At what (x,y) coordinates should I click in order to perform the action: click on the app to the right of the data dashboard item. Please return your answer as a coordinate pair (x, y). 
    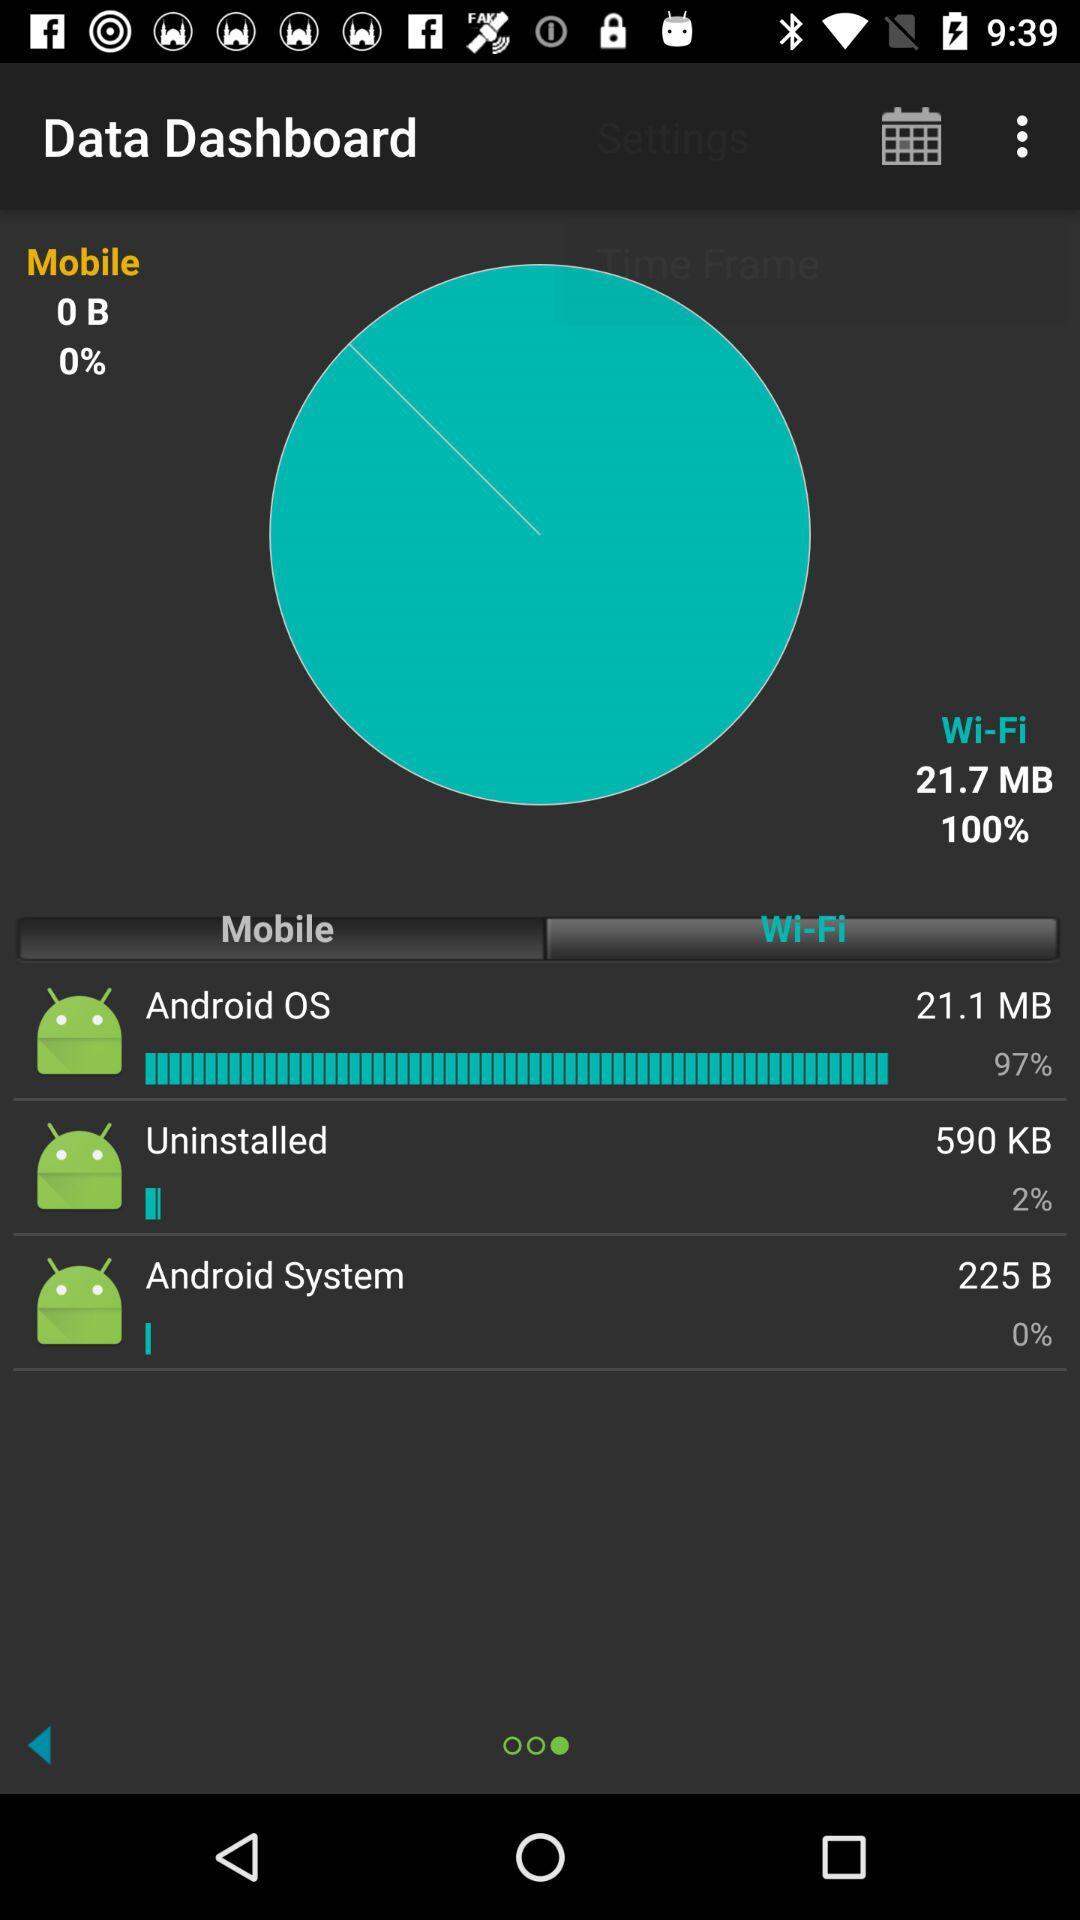
    Looking at the image, I should click on (911, 135).